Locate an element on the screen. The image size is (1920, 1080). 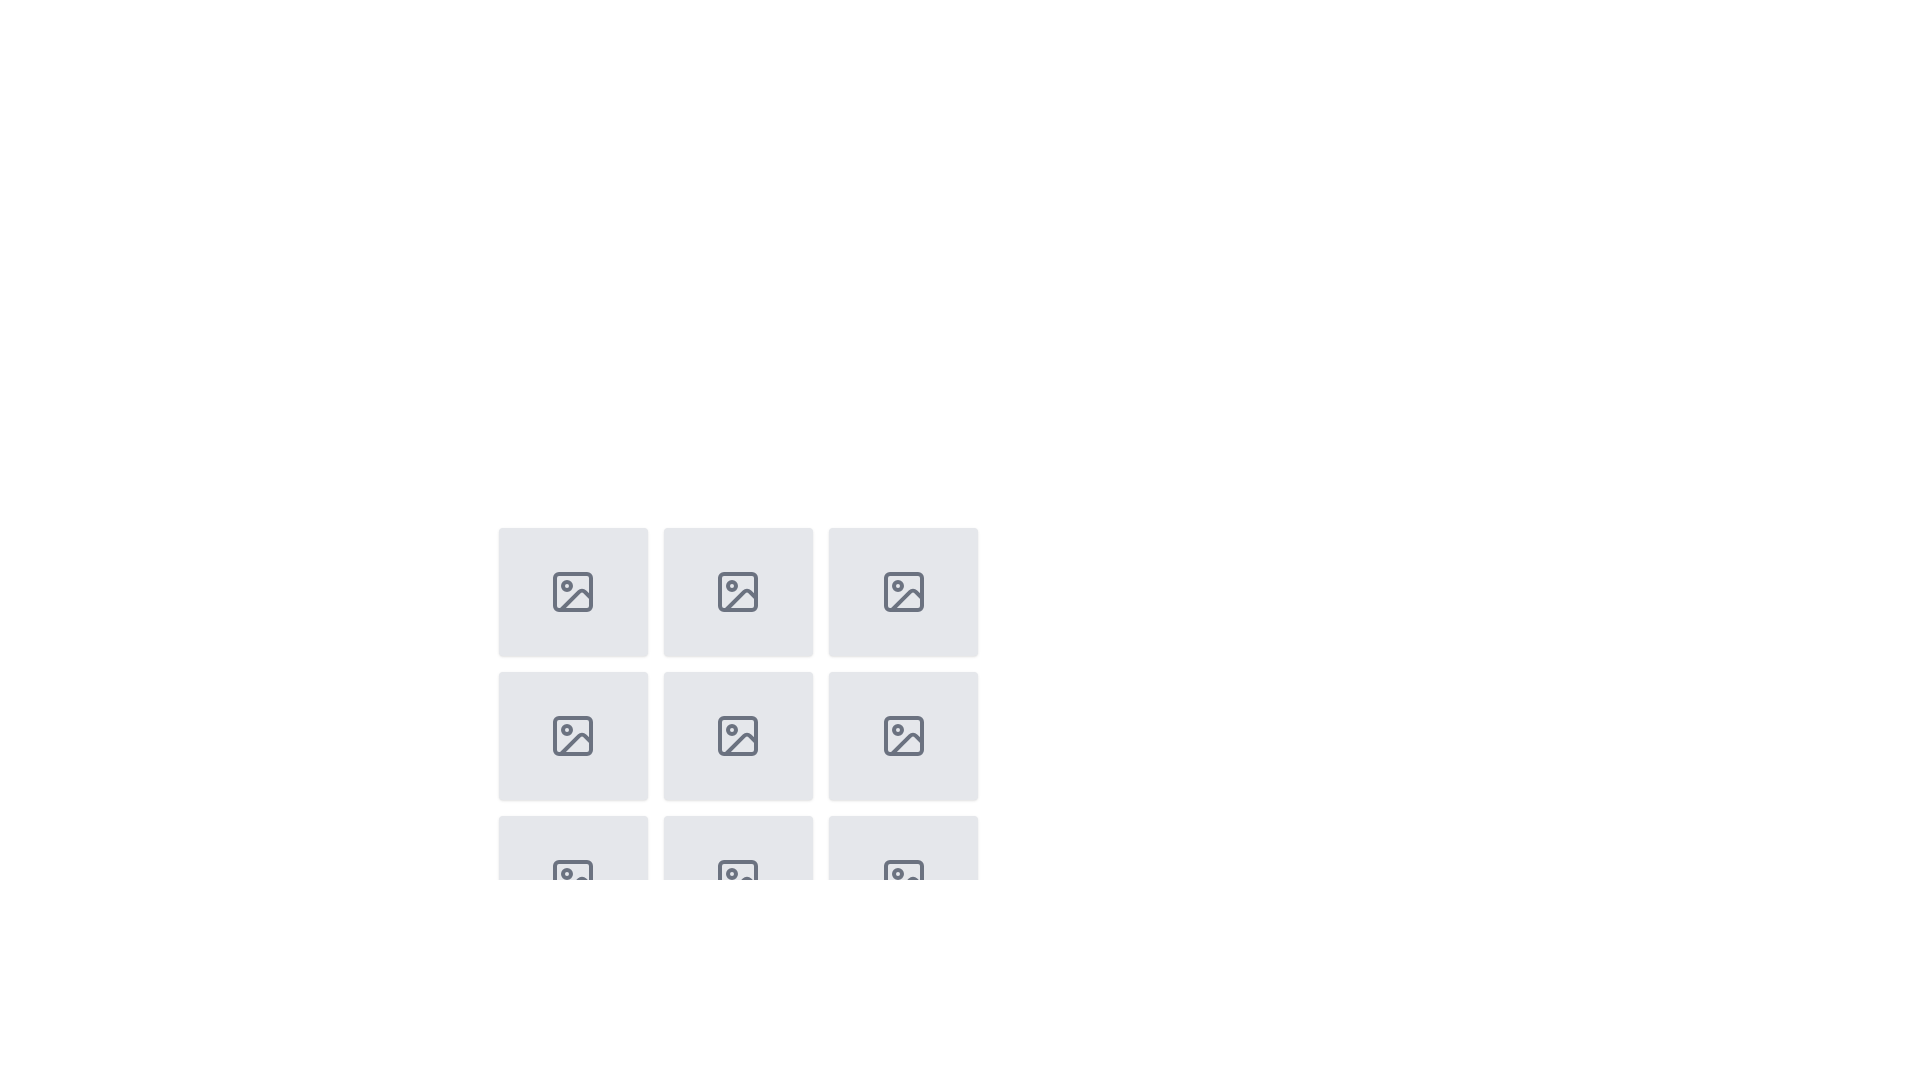
the interactive button-like area represented by a light gray rectangle with rounded corners within the SVG landscape image icon located in the top-left cell of a 3x3 grid layout is located at coordinates (572, 590).